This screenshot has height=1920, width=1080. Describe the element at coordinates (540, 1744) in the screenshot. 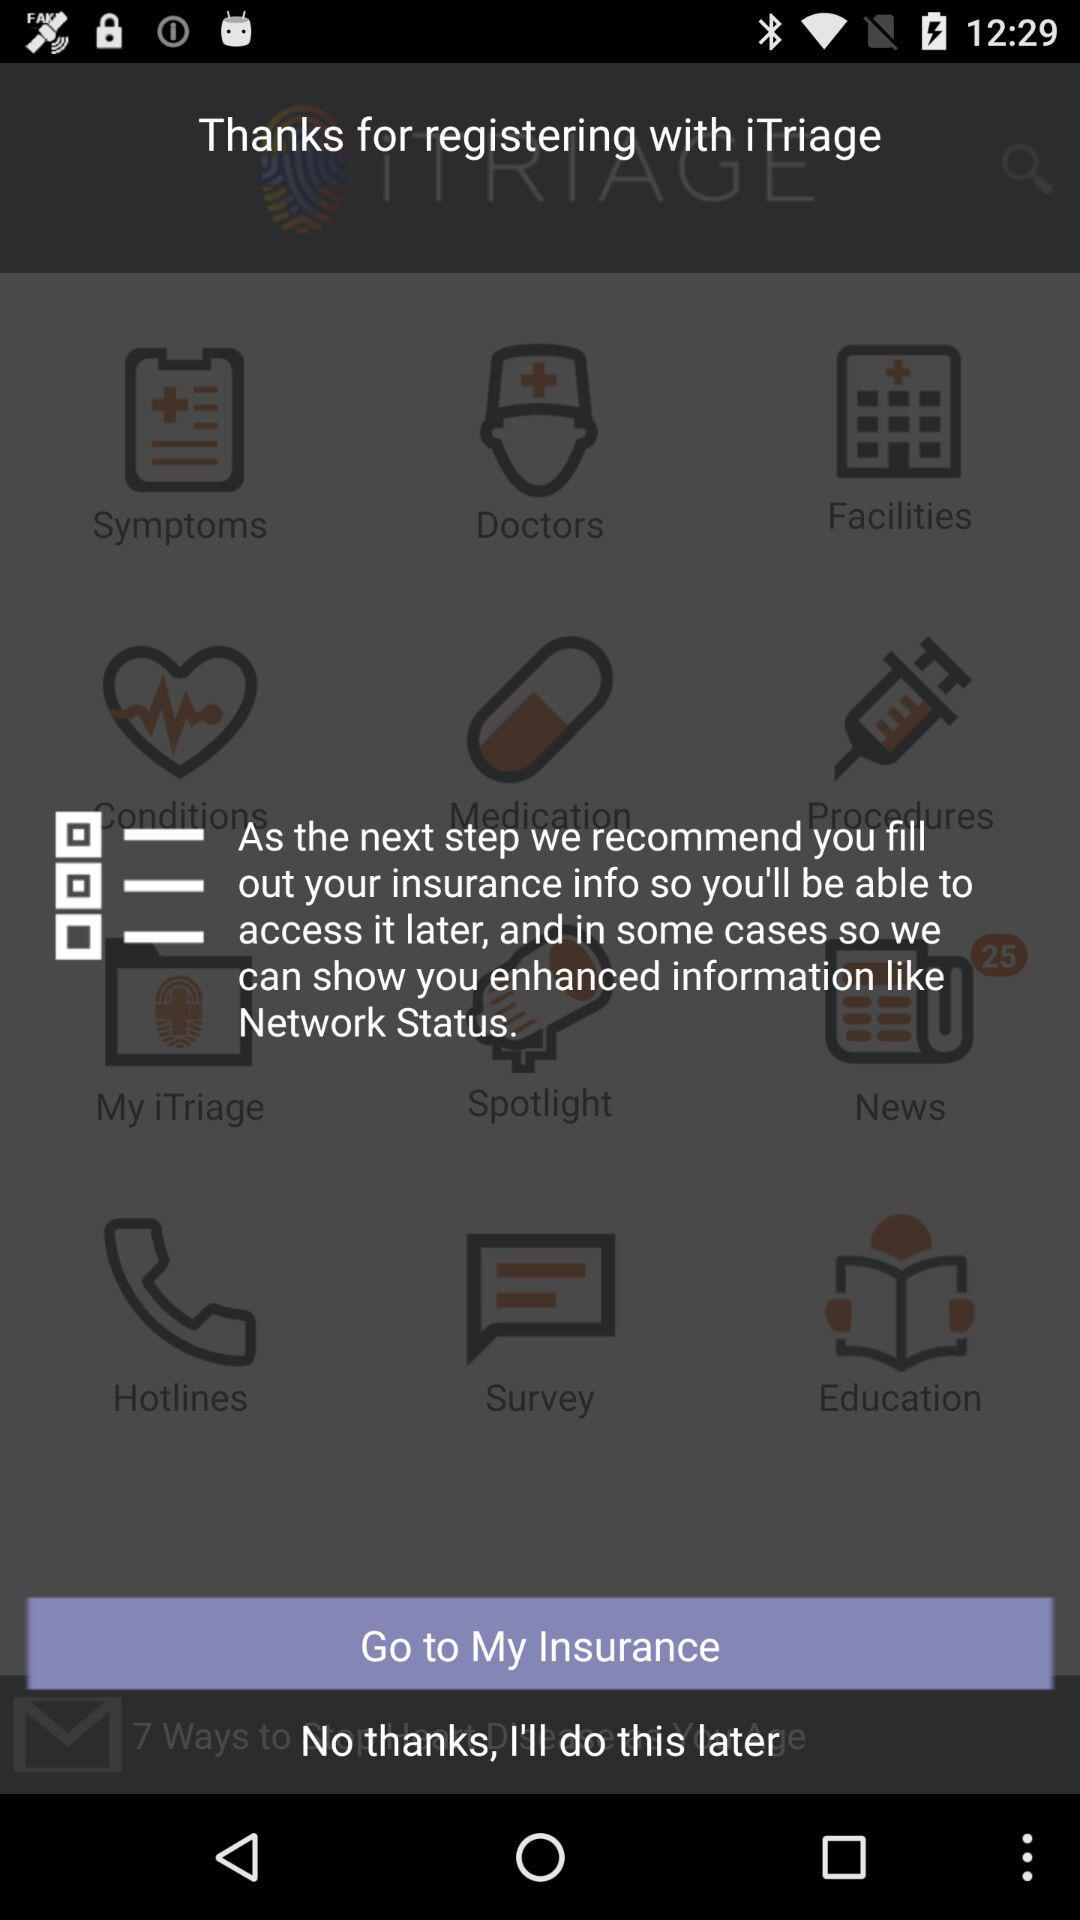

I see `the button below the go to my` at that location.